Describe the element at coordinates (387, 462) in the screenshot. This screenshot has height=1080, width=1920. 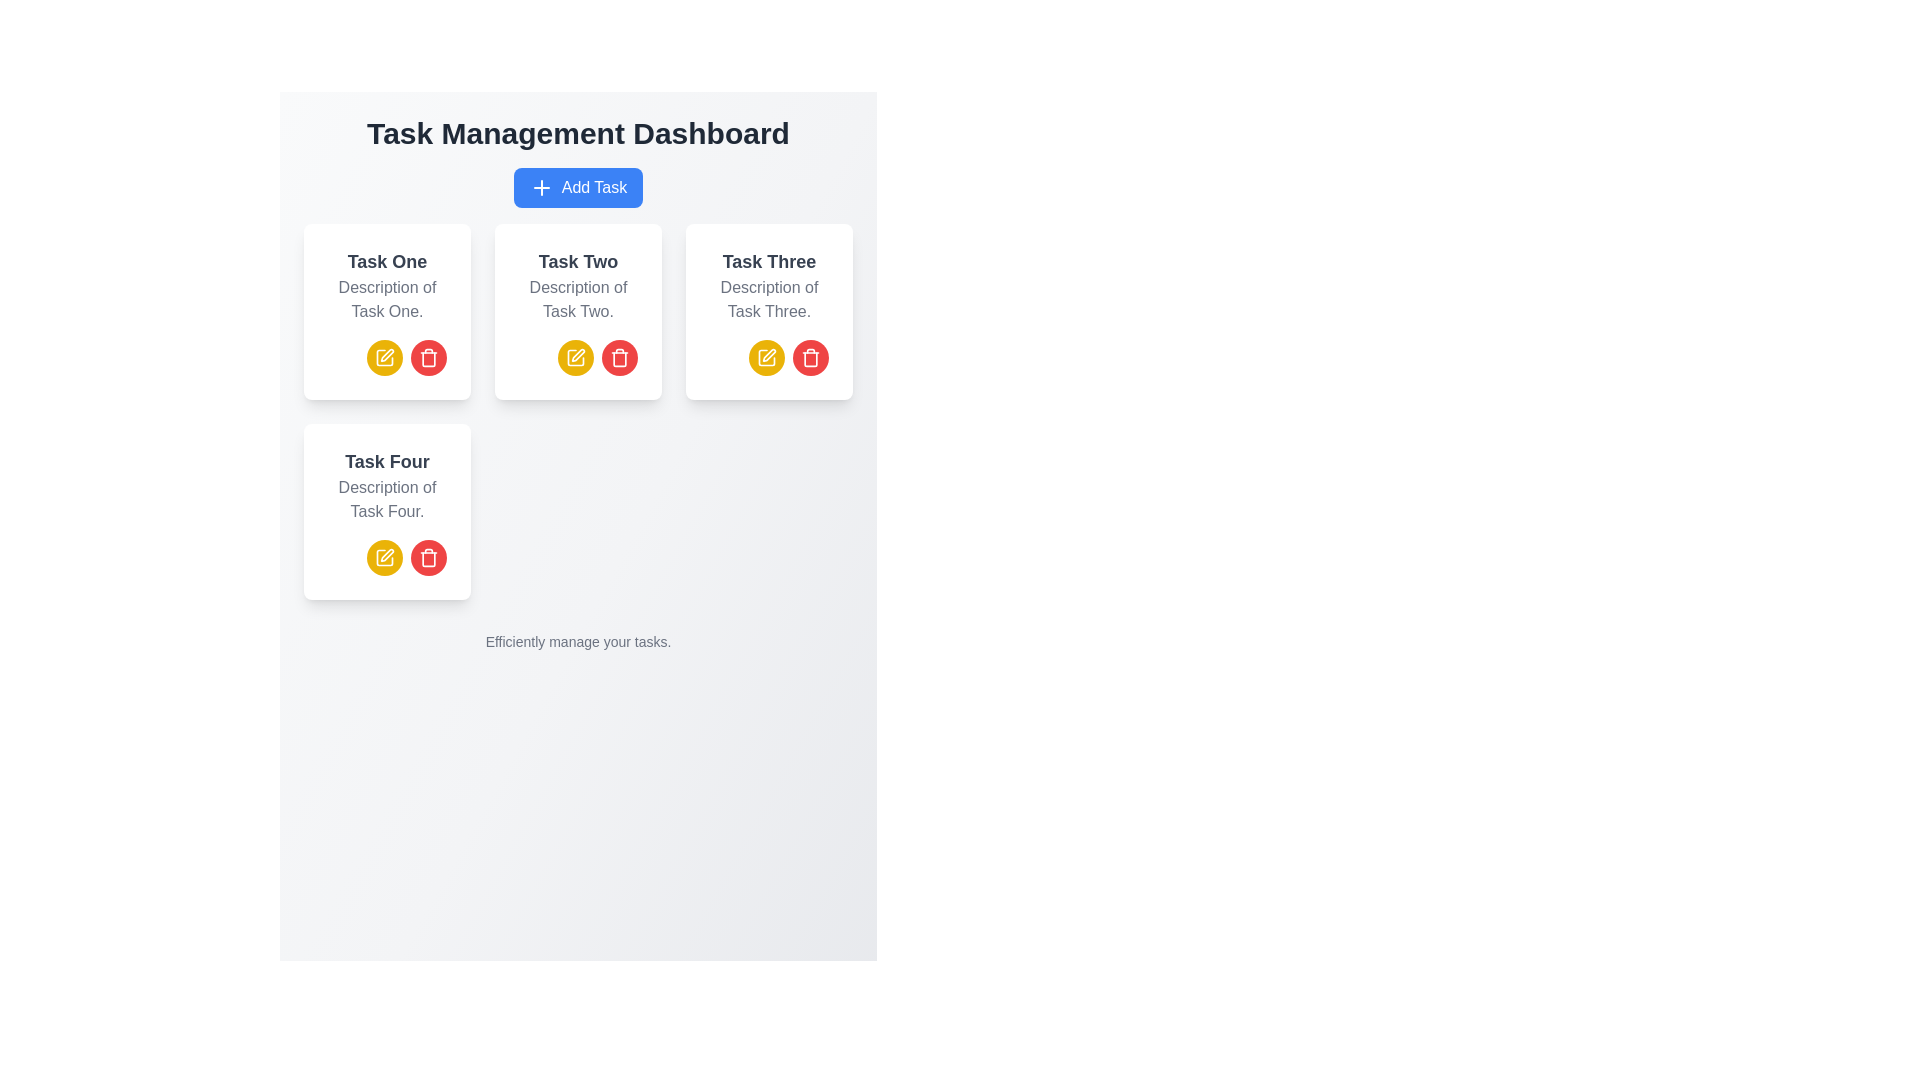
I see `the Text Label that serves as the title for 'Task Four', positioned at the top of the card in the 'Task Management Dashboard'` at that location.